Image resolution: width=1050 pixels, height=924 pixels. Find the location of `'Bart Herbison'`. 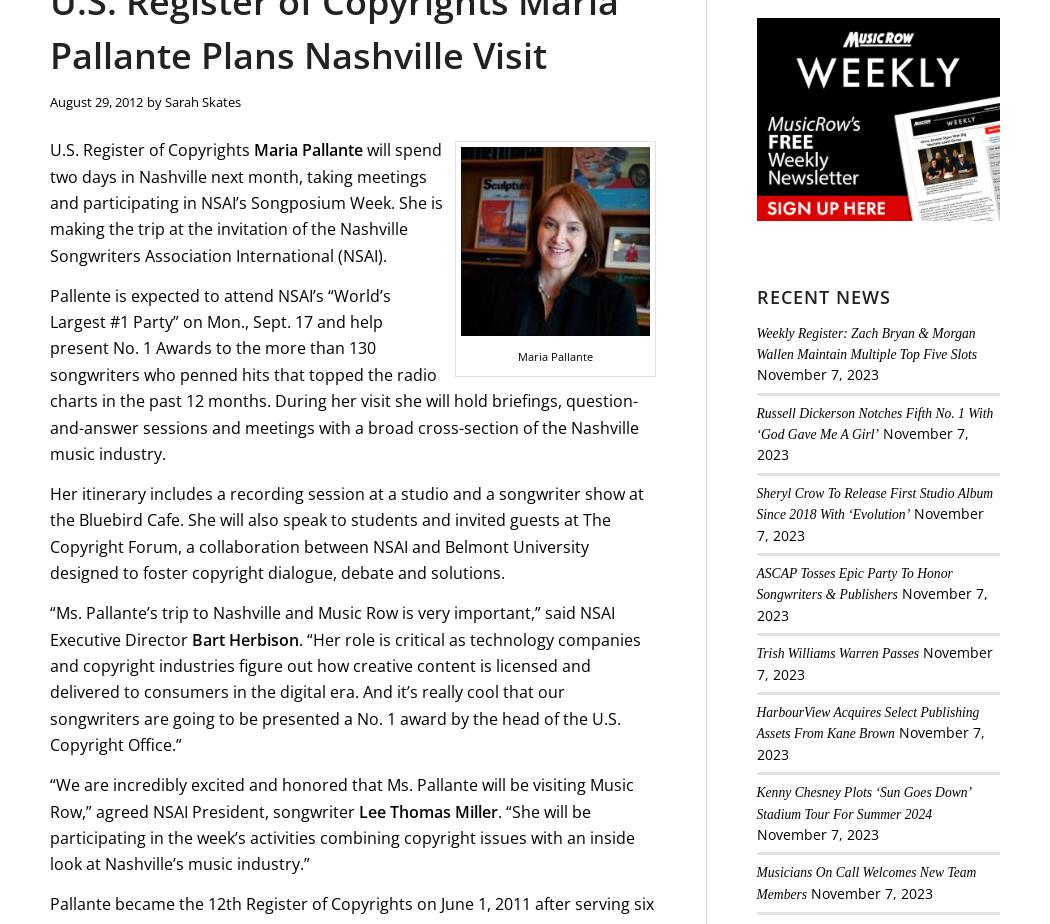

'Bart Herbison' is located at coordinates (245, 639).